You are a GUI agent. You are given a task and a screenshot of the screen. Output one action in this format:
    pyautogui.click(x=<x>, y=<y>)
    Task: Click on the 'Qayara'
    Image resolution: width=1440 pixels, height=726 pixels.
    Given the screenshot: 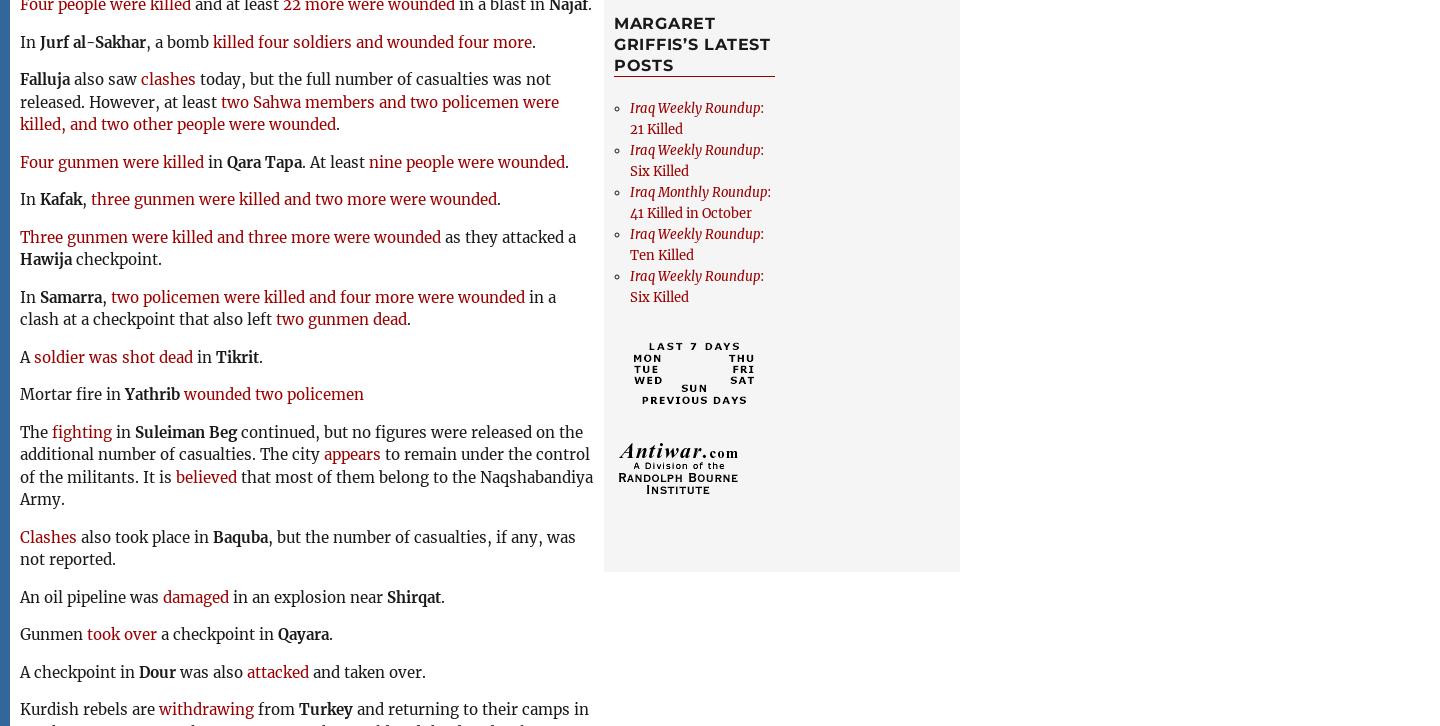 What is the action you would take?
    pyautogui.click(x=277, y=633)
    